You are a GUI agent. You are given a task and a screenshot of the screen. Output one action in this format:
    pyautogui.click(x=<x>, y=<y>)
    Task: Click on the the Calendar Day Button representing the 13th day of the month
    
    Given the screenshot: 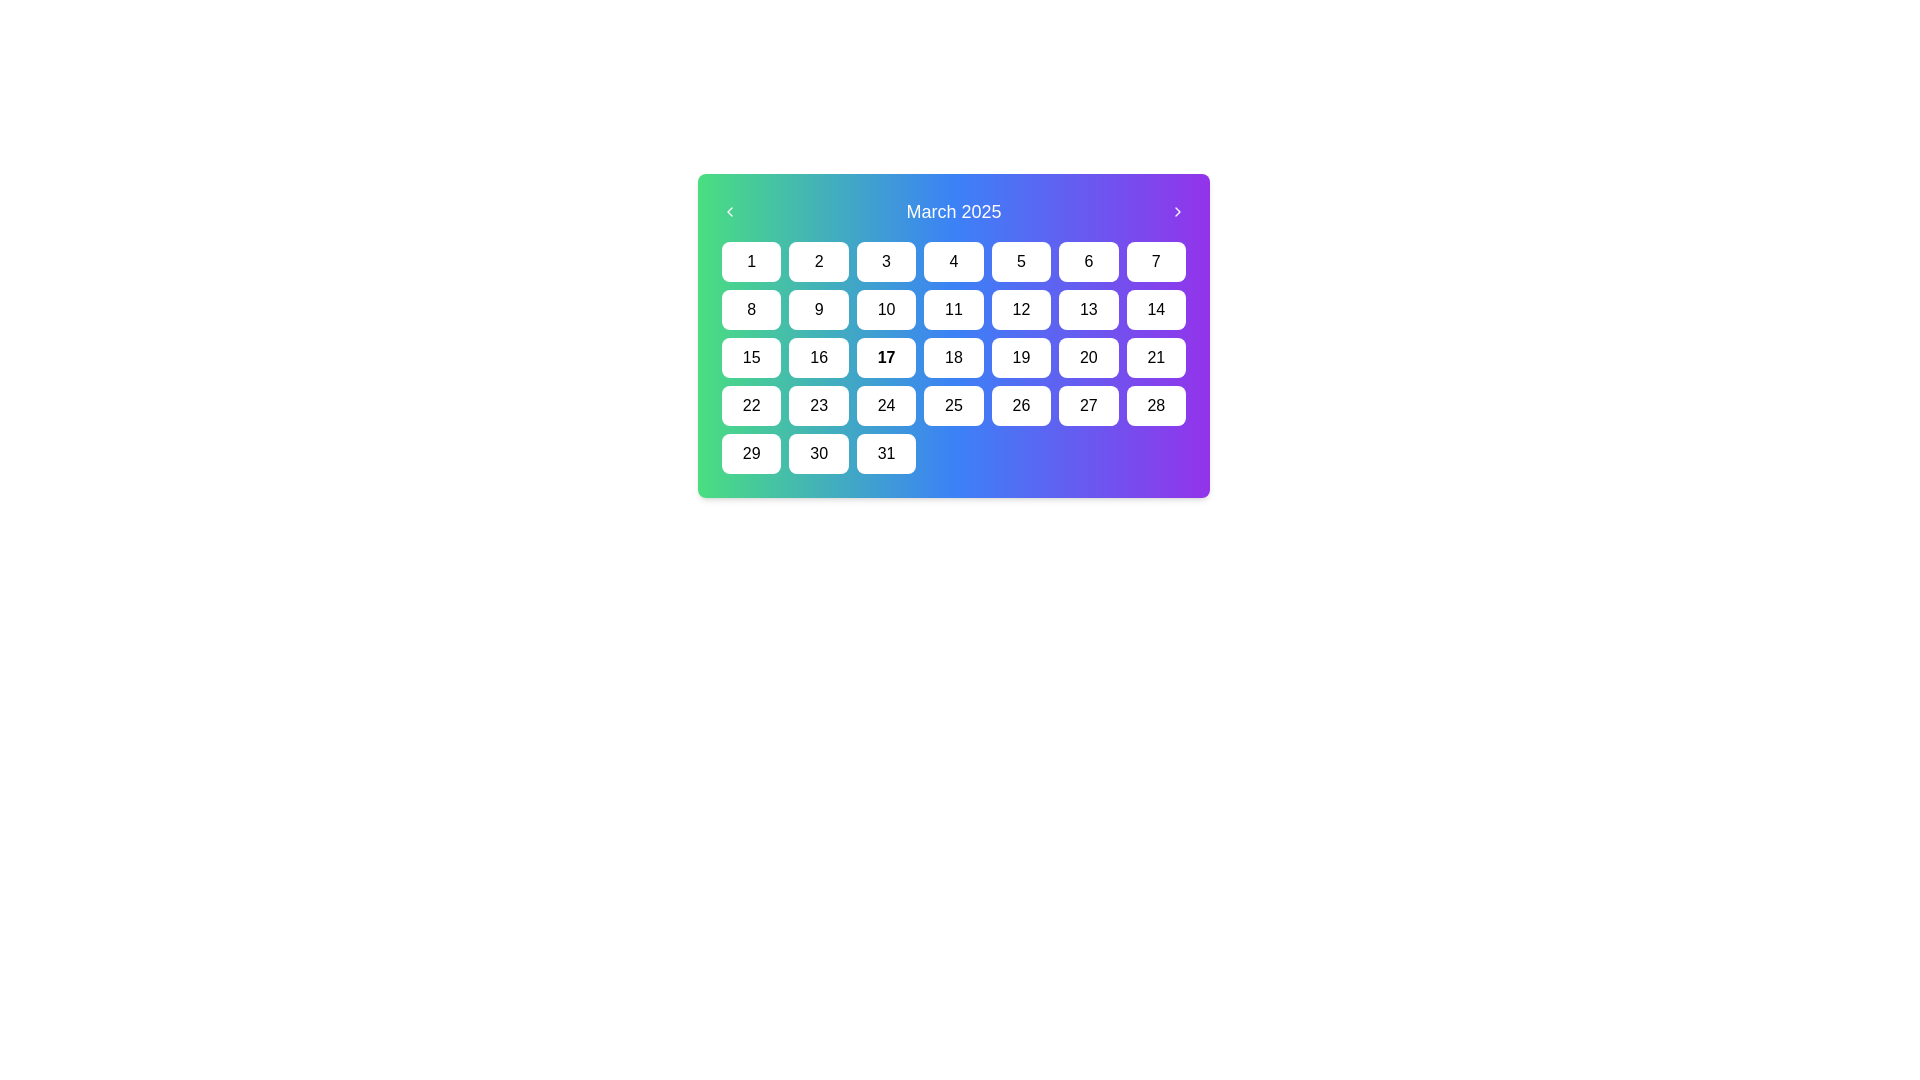 What is the action you would take?
    pyautogui.click(x=1087, y=309)
    